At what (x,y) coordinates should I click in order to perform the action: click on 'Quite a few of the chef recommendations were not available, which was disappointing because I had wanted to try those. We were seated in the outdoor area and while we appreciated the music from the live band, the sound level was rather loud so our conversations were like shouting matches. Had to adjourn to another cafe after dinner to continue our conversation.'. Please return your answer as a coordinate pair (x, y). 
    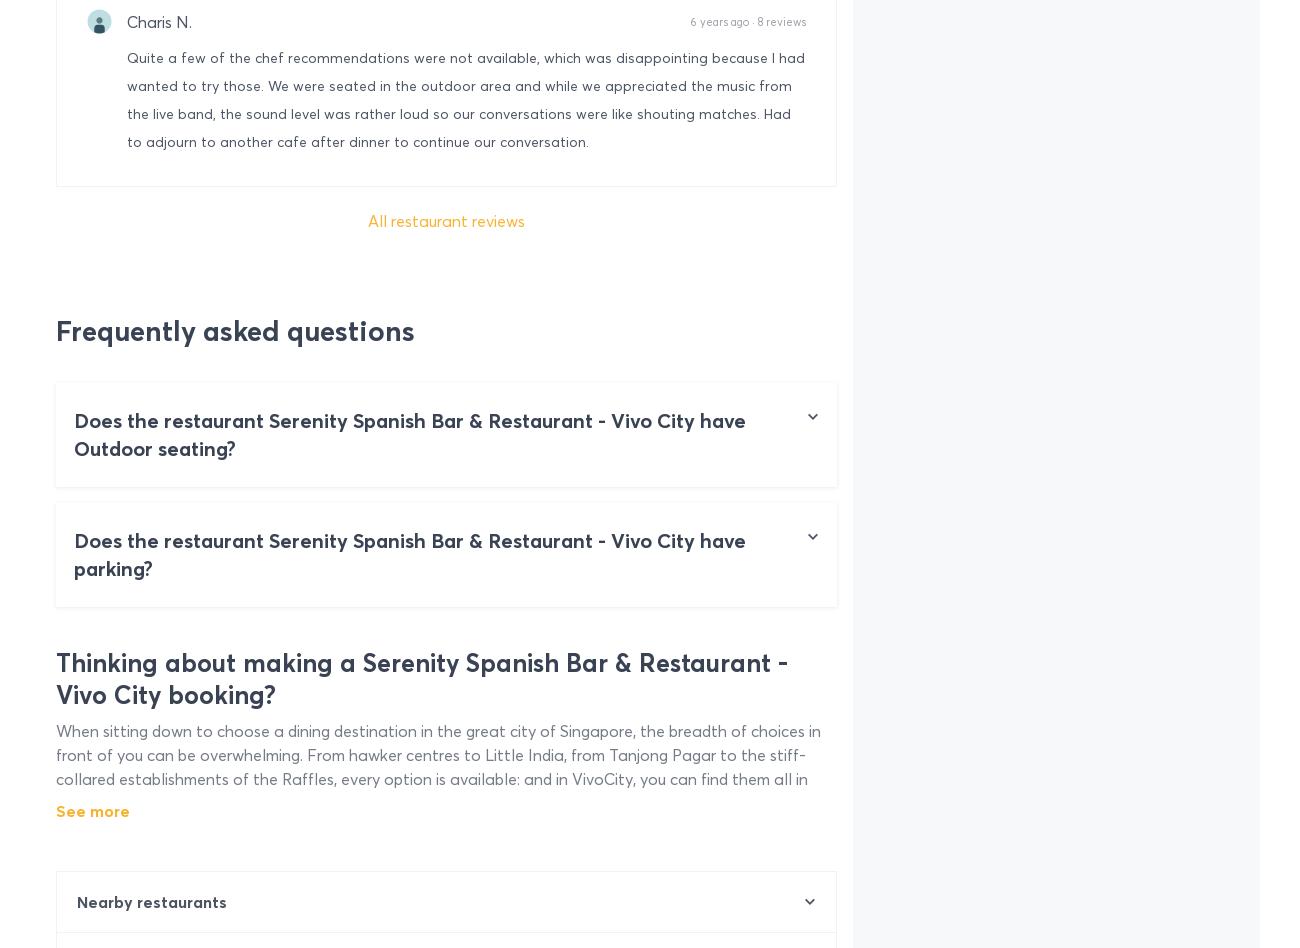
    Looking at the image, I should click on (465, 100).